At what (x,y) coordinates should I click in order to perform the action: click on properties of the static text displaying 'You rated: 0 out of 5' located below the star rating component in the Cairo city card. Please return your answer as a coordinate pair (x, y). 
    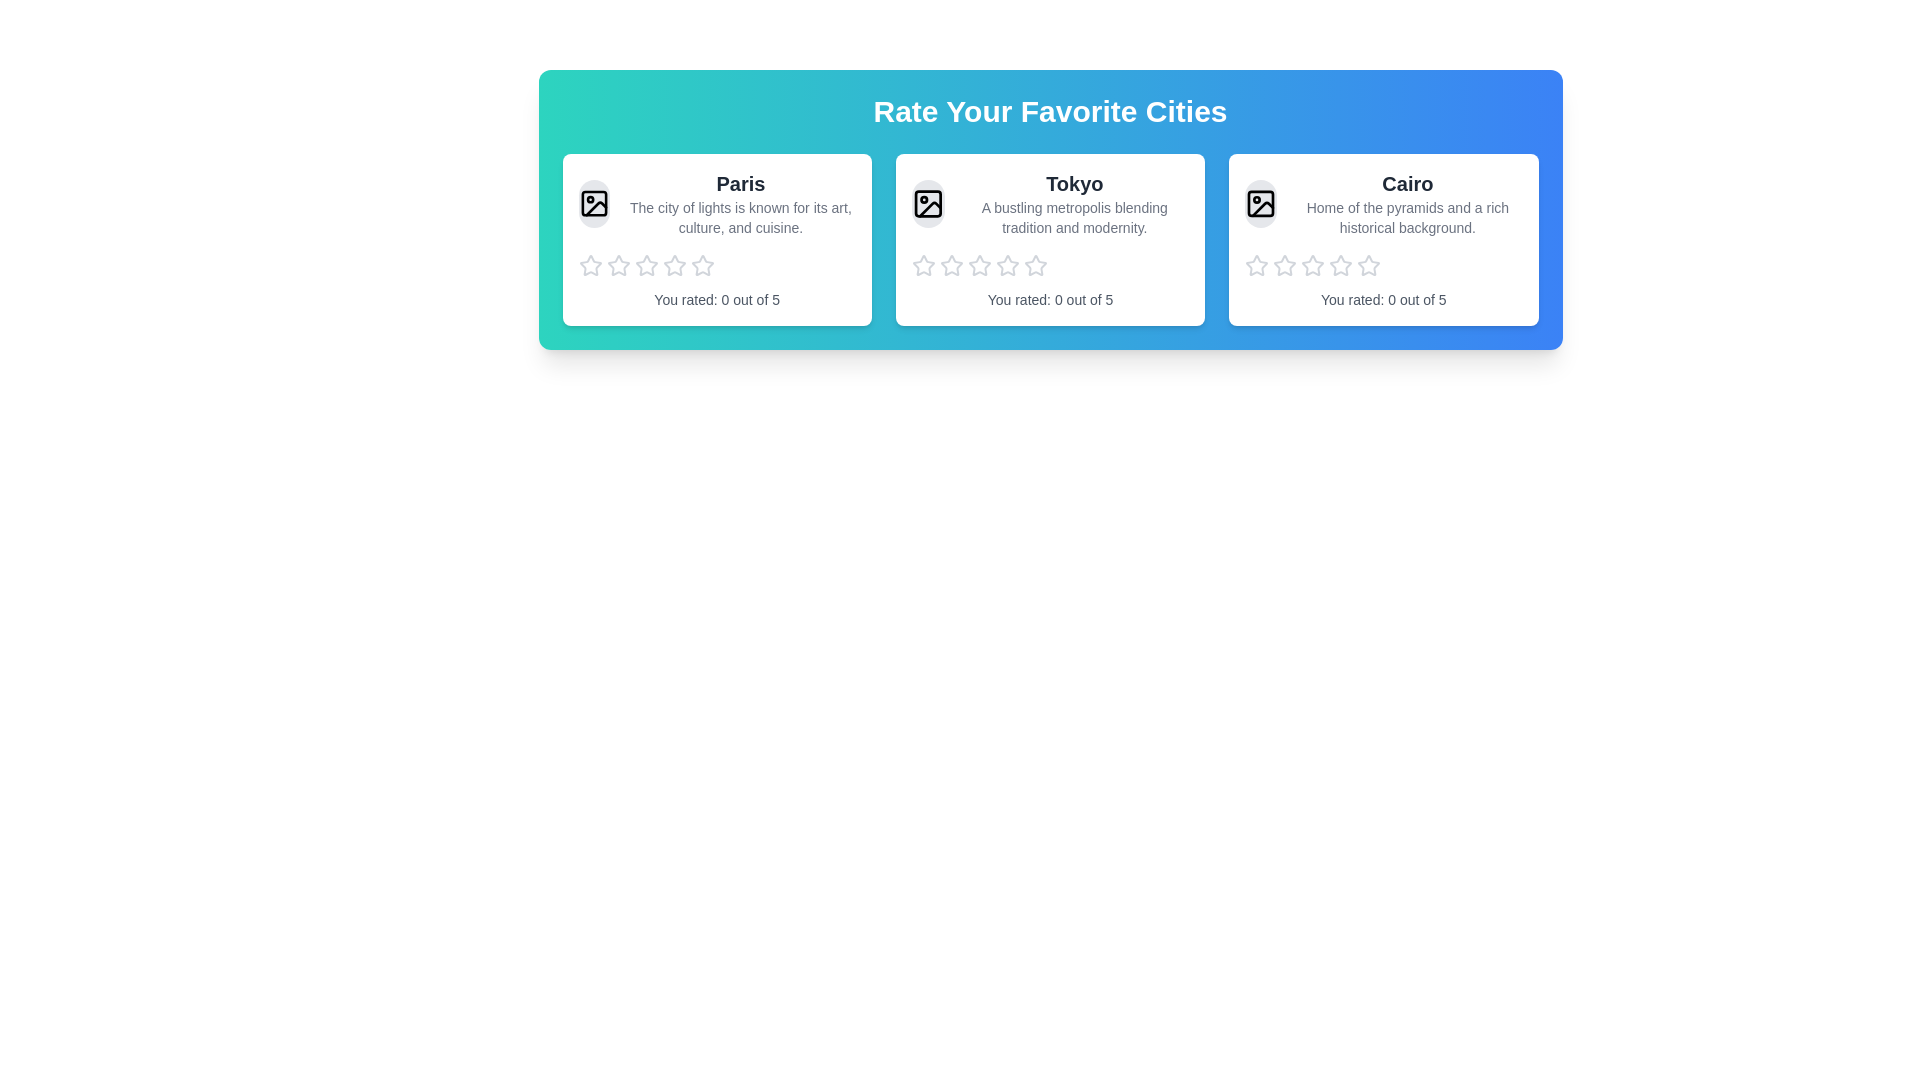
    Looking at the image, I should click on (1382, 300).